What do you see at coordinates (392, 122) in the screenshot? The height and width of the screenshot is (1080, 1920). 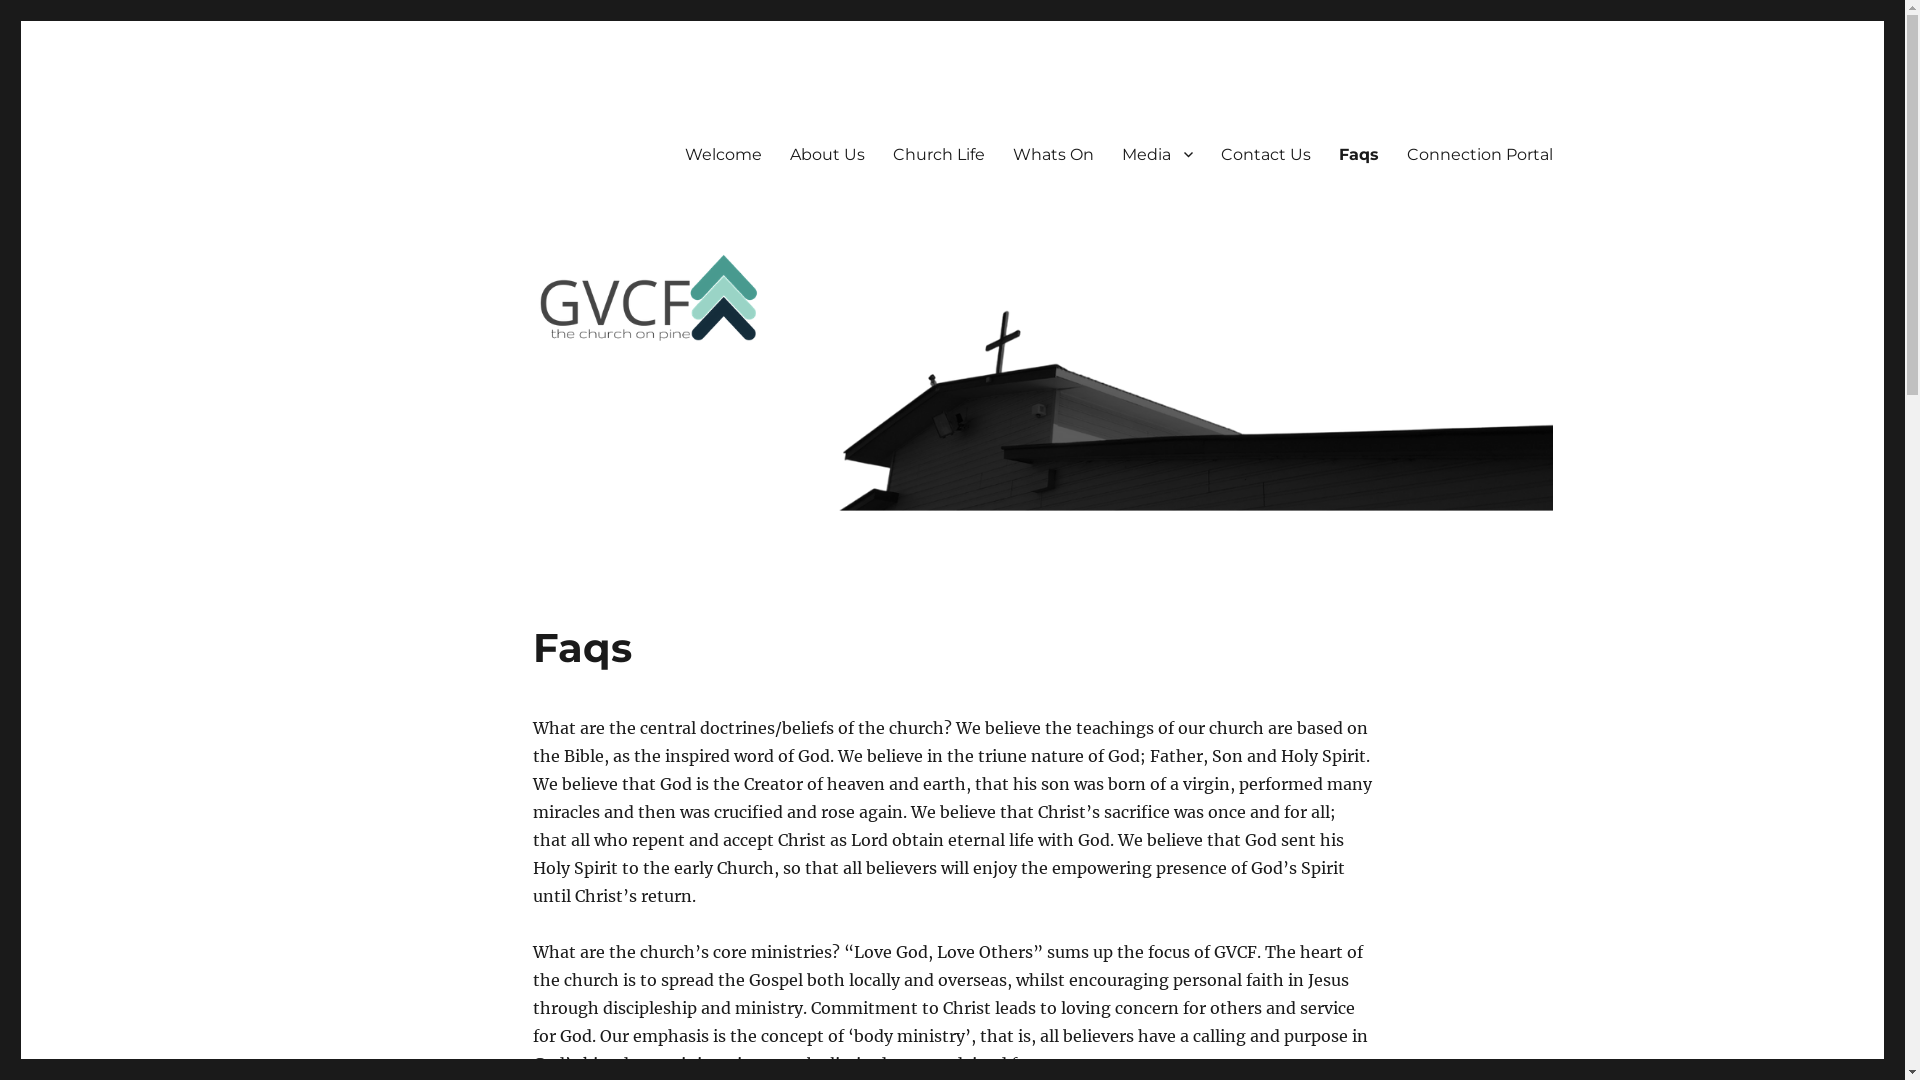 I see `'GVCF'` at bounding box center [392, 122].